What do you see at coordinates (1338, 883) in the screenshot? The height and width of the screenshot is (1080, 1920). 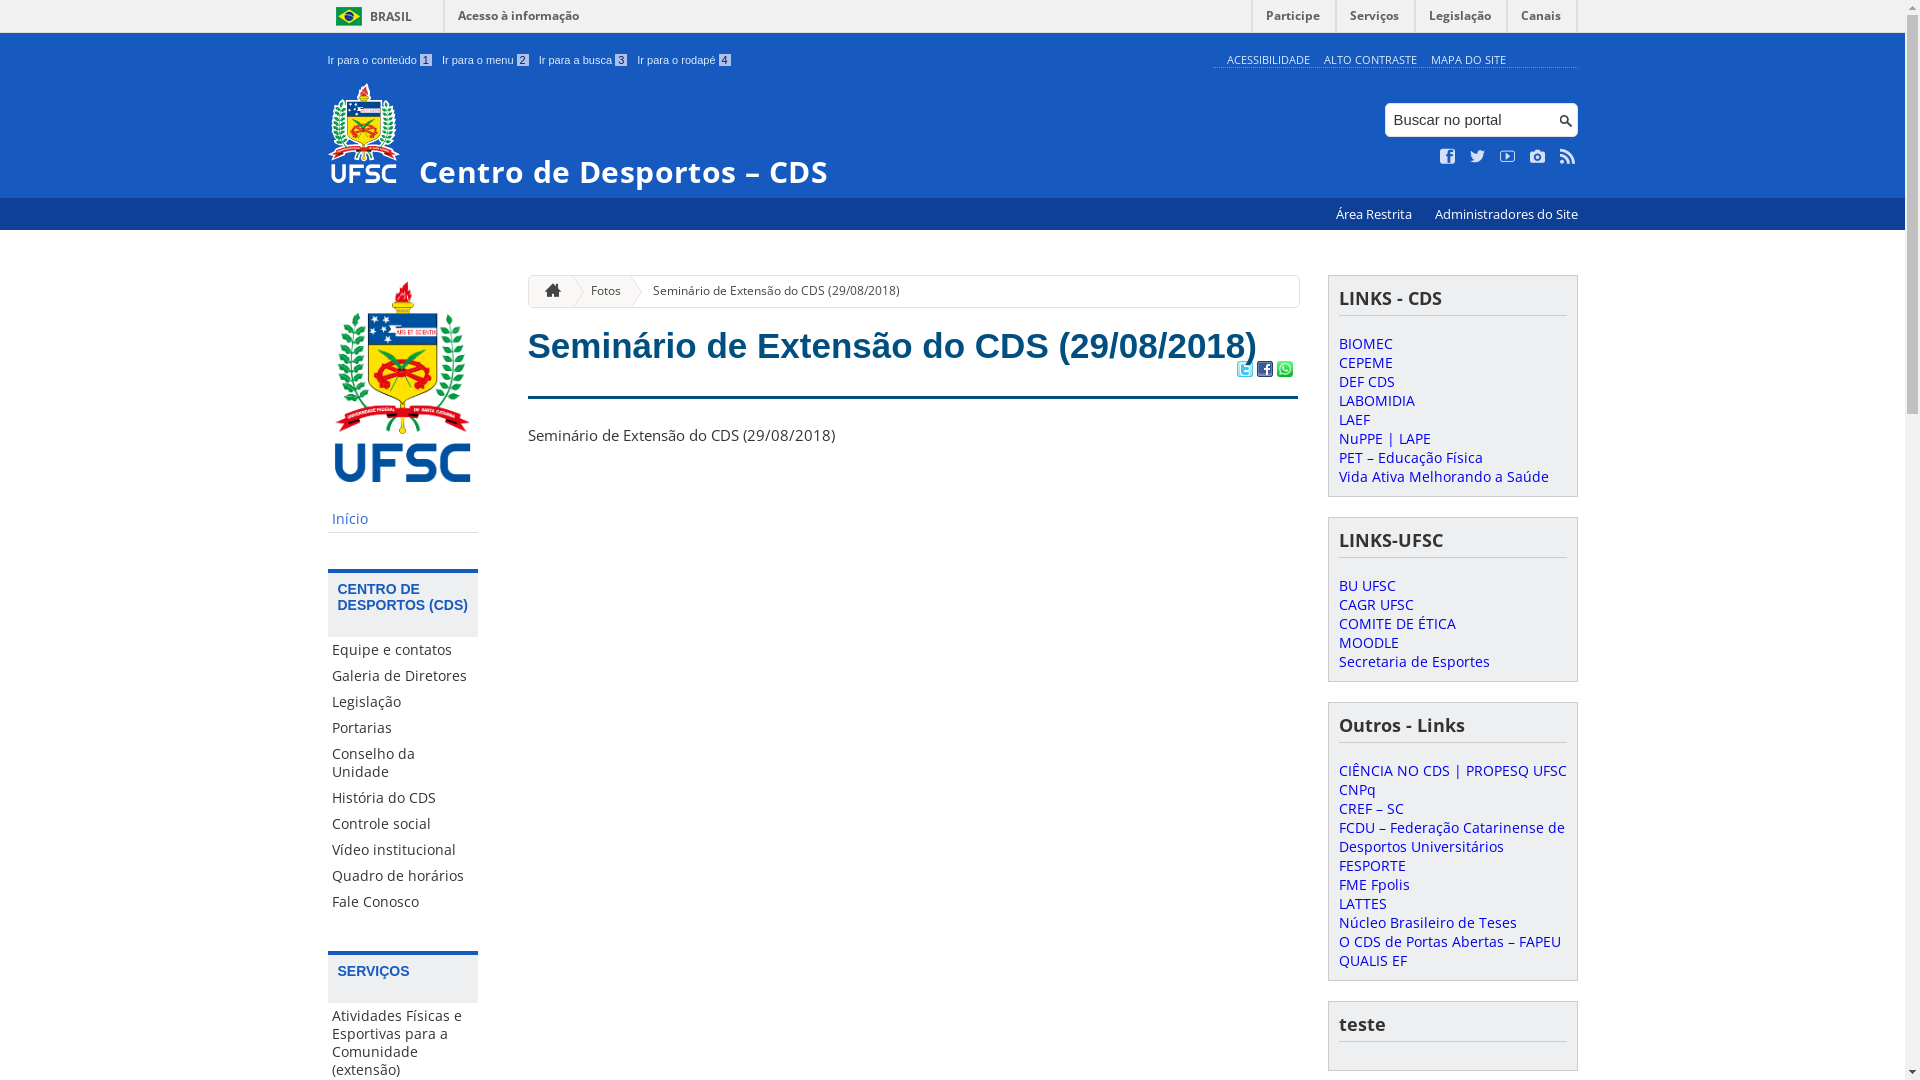 I see `'FME Fpolis'` at bounding box center [1338, 883].